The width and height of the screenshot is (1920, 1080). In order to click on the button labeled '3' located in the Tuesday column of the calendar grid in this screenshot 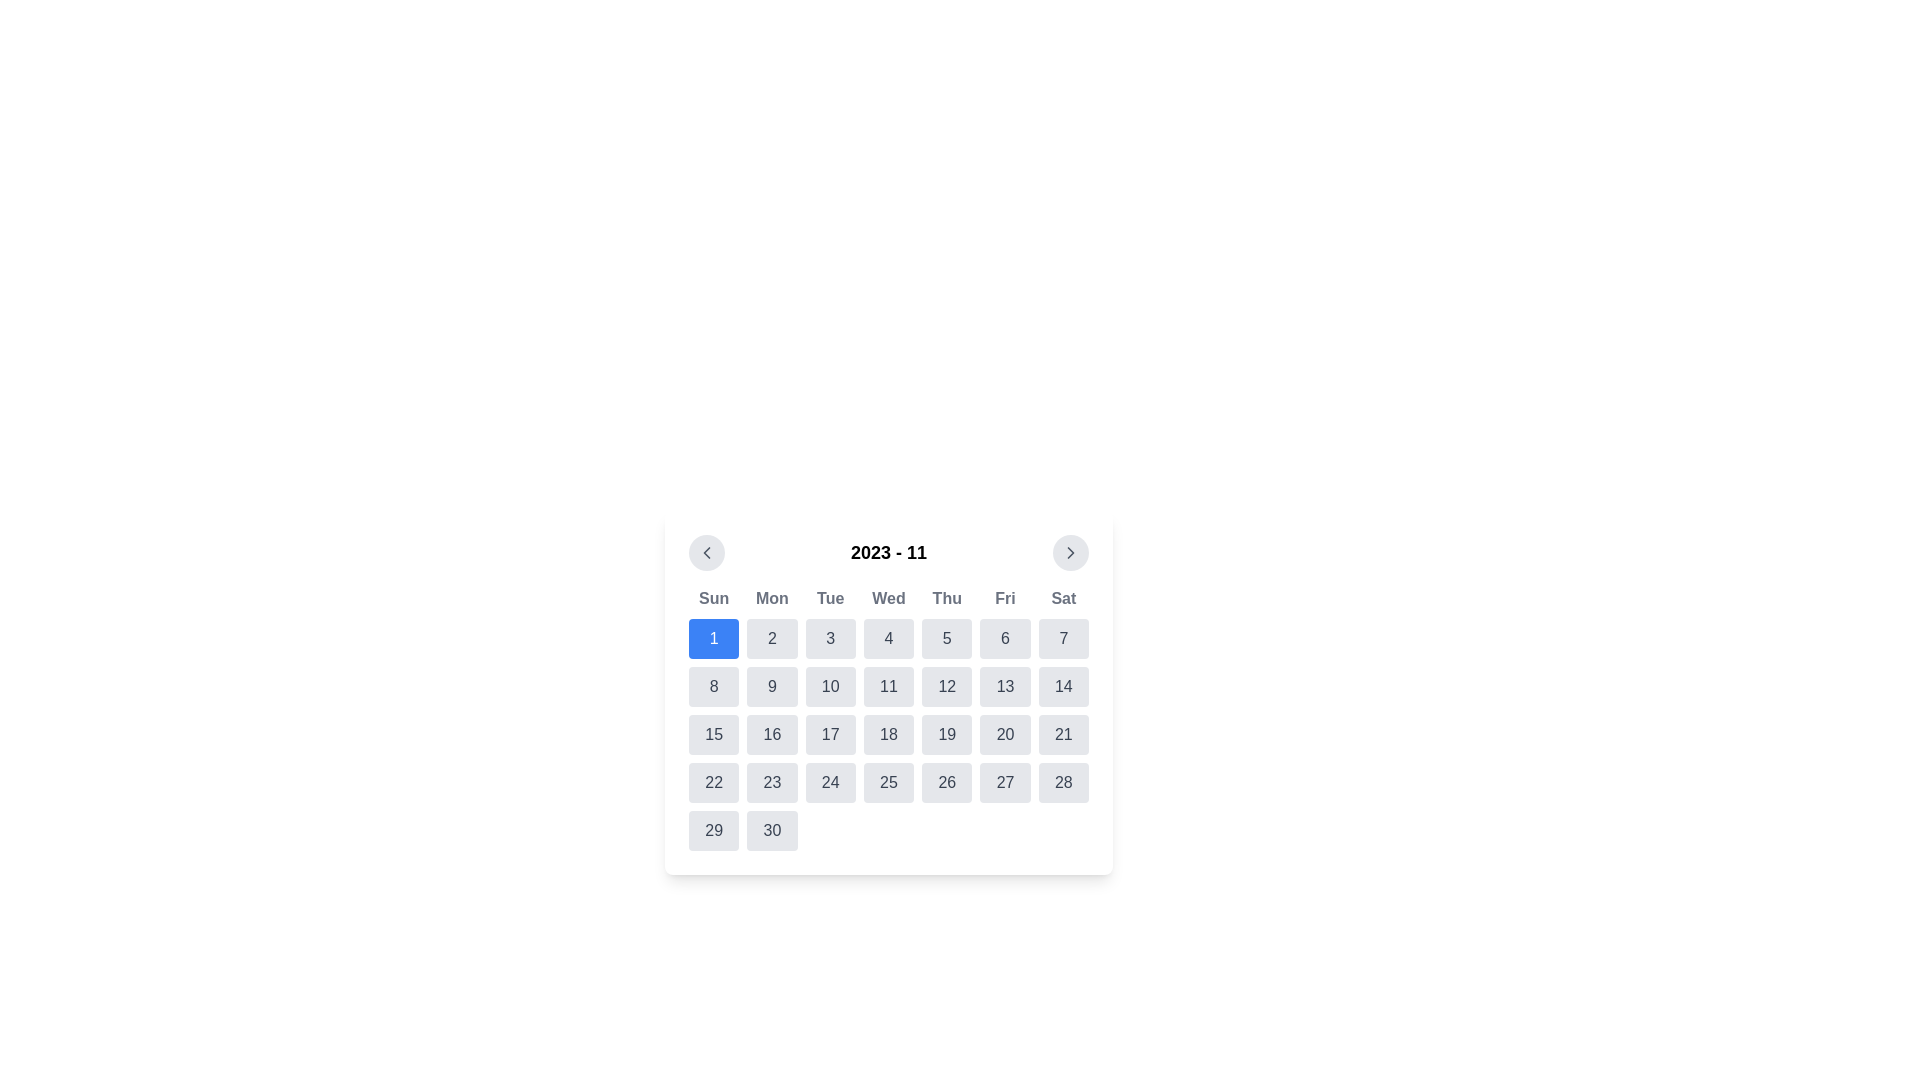, I will do `click(830, 639)`.